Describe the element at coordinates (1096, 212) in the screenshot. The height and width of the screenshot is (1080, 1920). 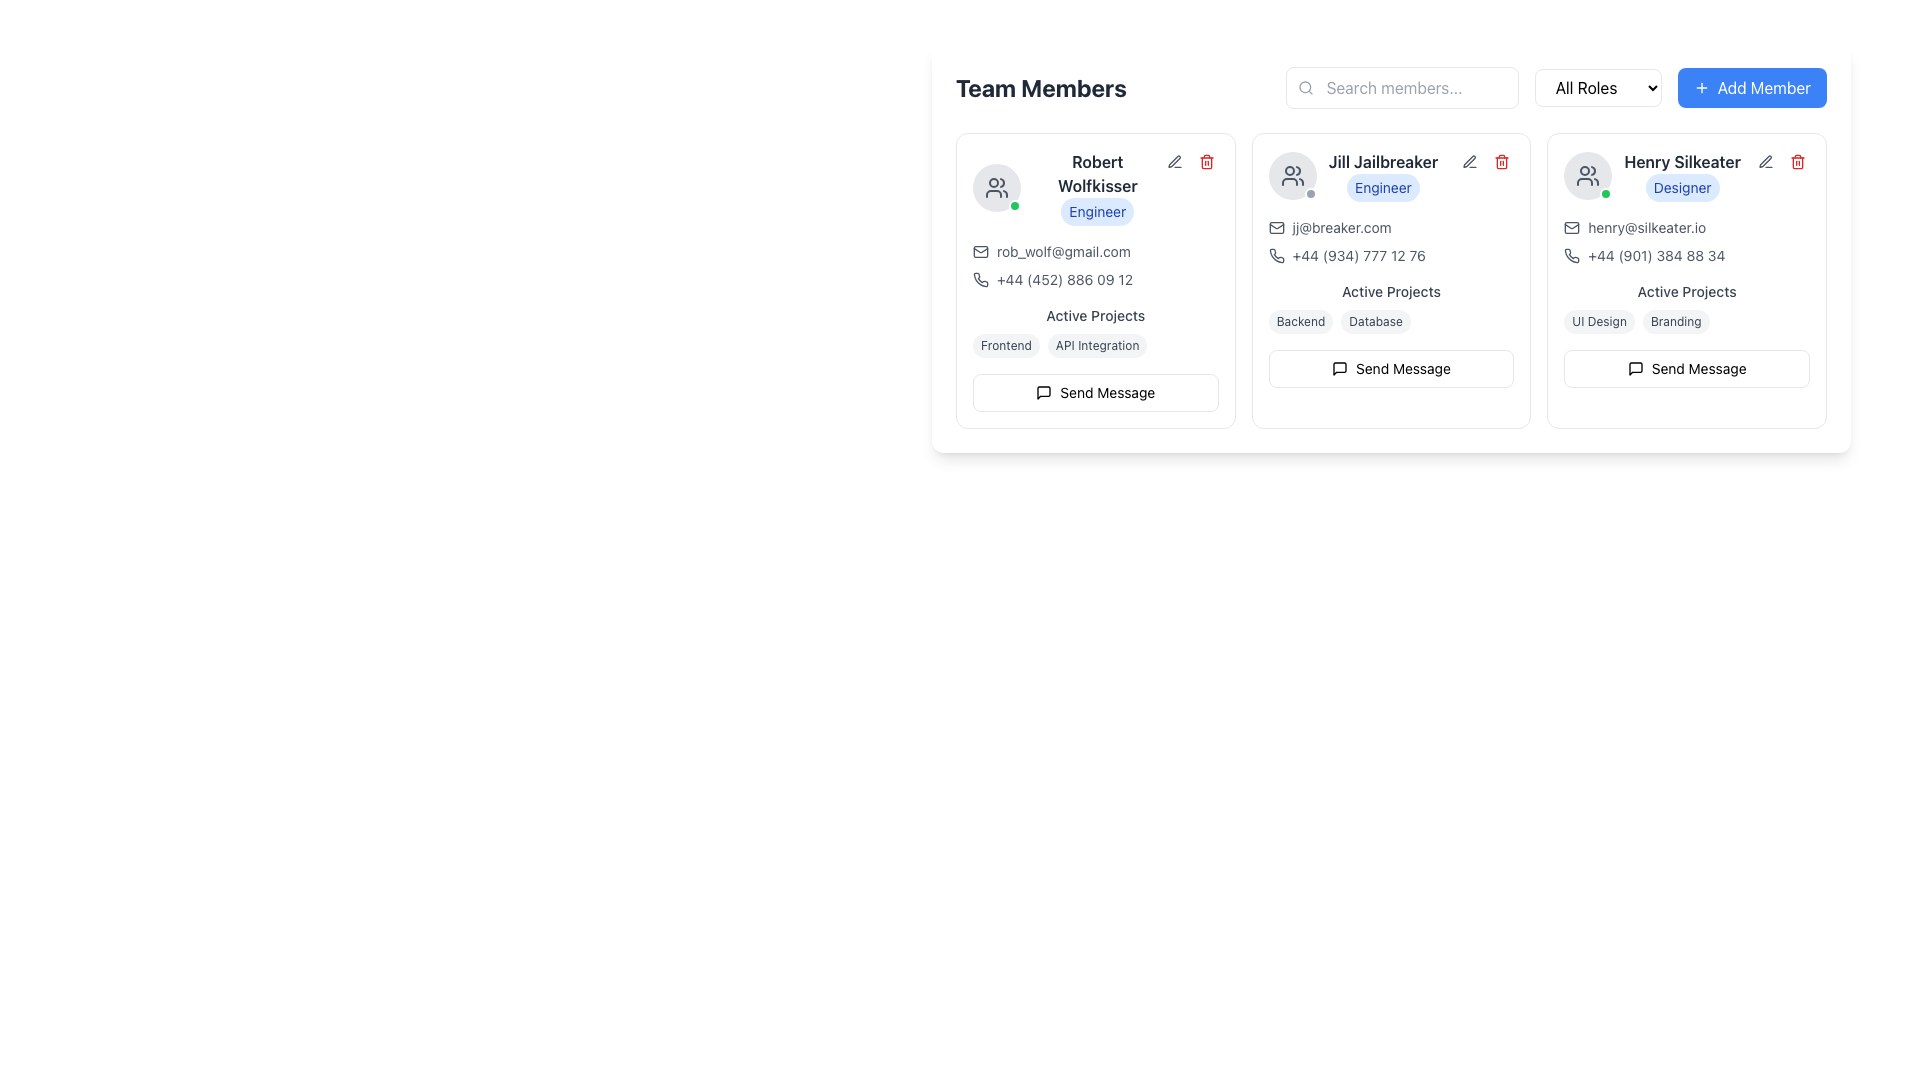
I see `the small badge or label with a light blue background and blue text saying 'Engineer', located below 'Robert Wolfkisser' in the 'Team Members' section` at that location.